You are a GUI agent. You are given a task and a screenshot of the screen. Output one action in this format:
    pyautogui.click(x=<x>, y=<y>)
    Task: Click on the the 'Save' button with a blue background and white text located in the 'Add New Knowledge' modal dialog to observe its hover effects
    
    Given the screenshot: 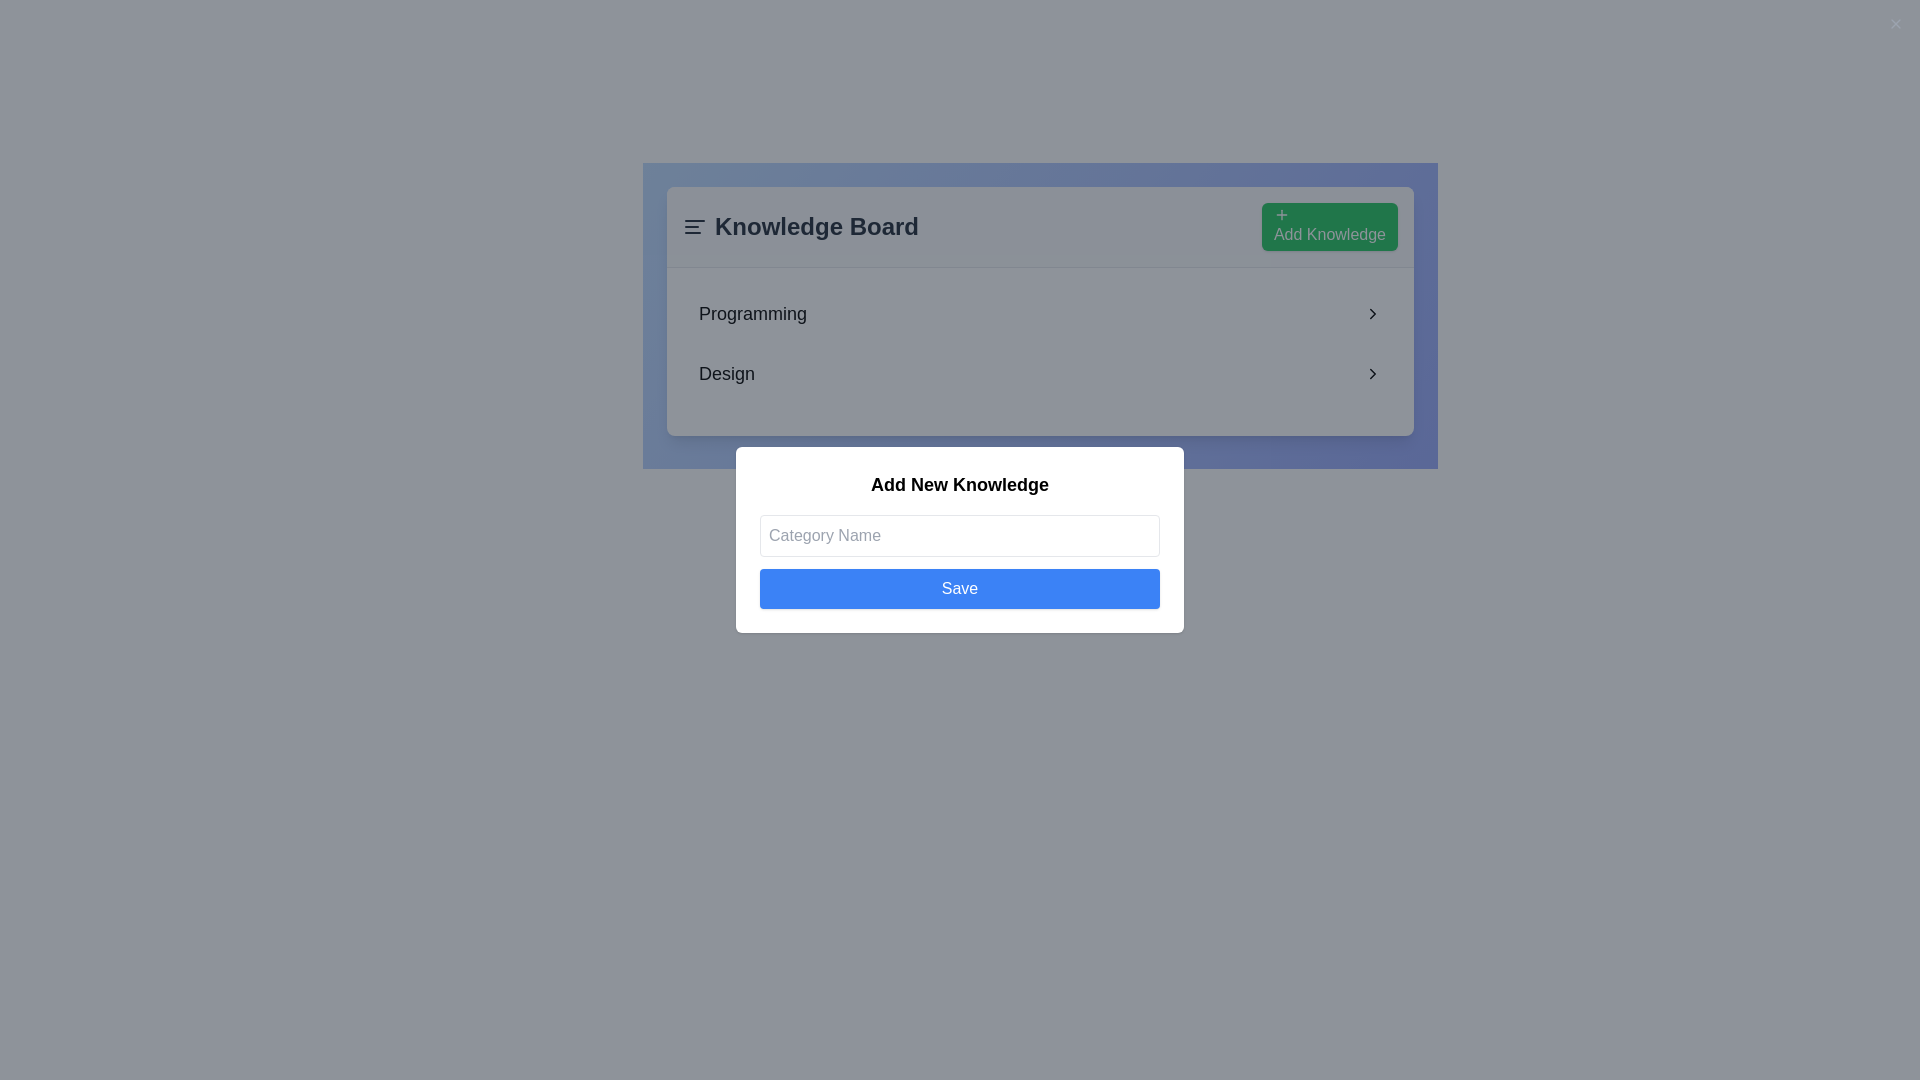 What is the action you would take?
    pyautogui.click(x=960, y=588)
    